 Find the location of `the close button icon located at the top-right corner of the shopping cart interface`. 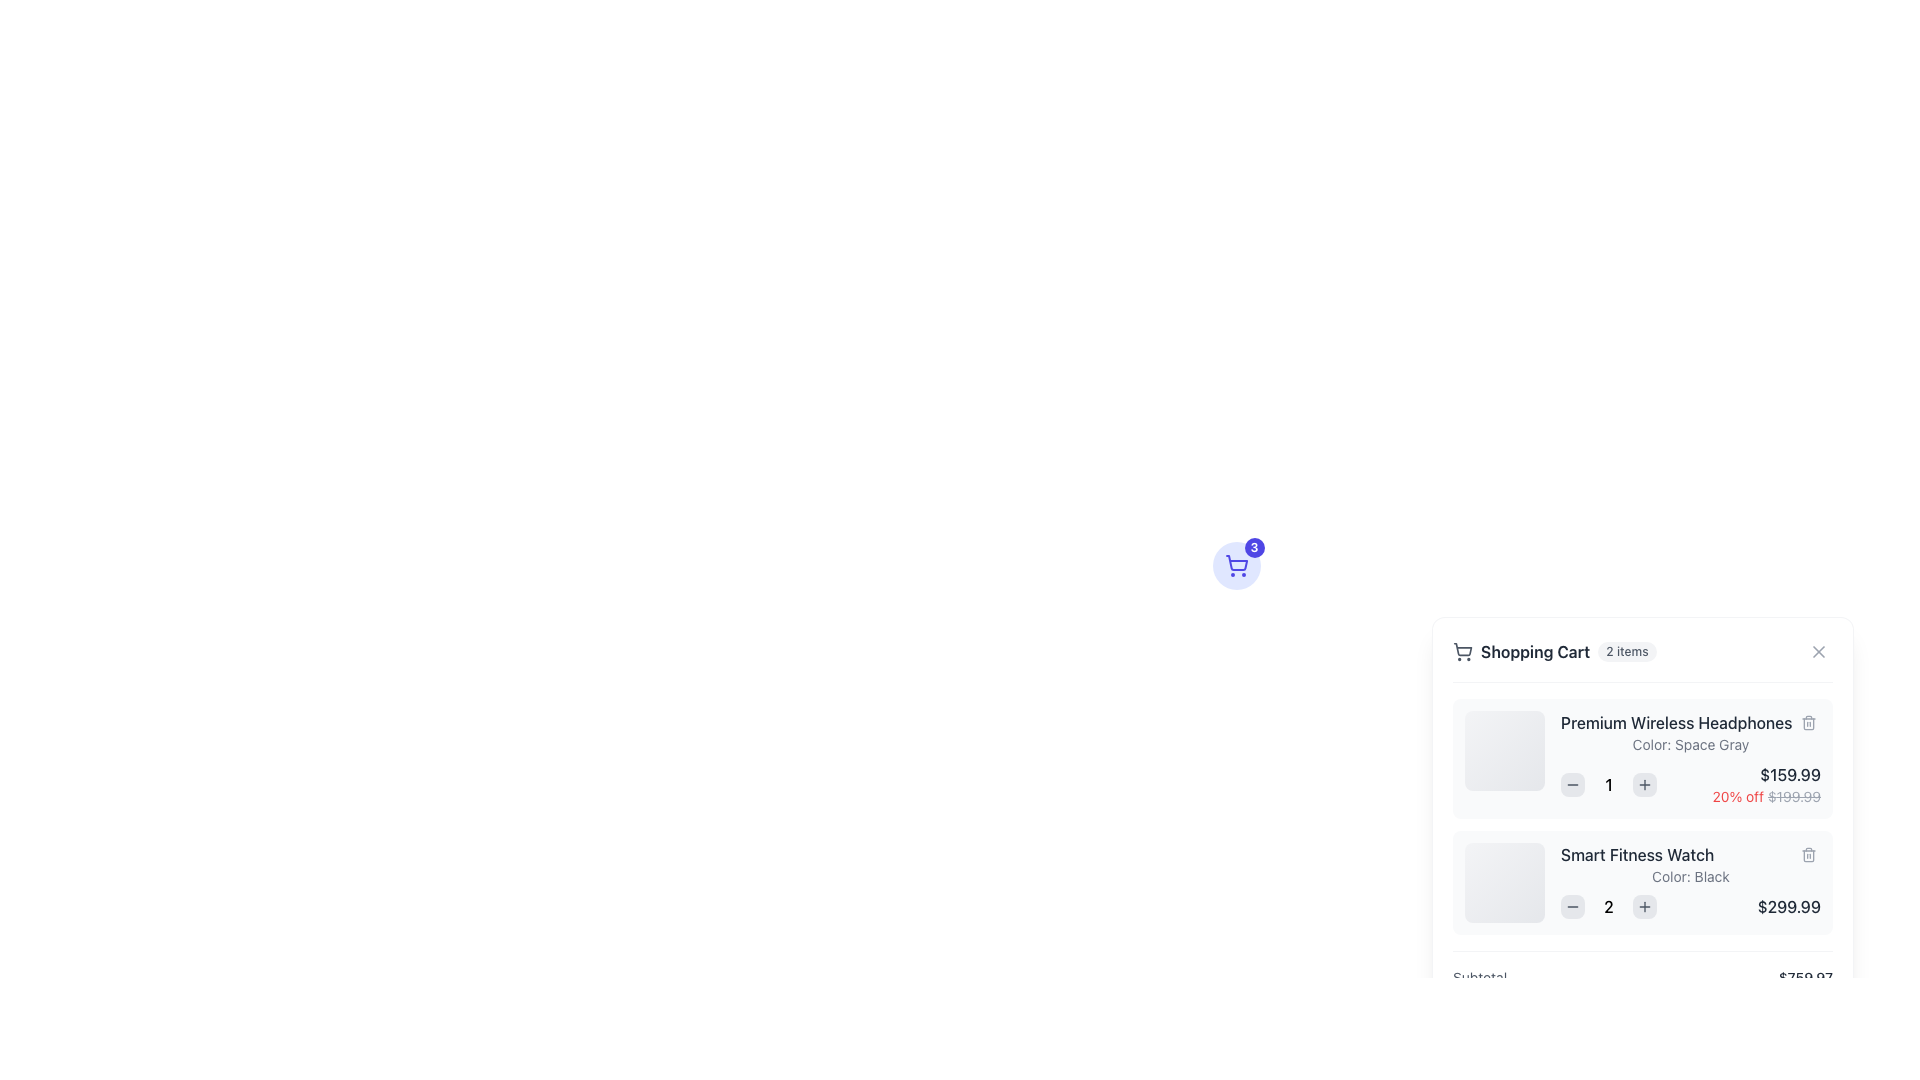

the close button icon located at the top-right corner of the shopping cart interface is located at coordinates (1819, 651).